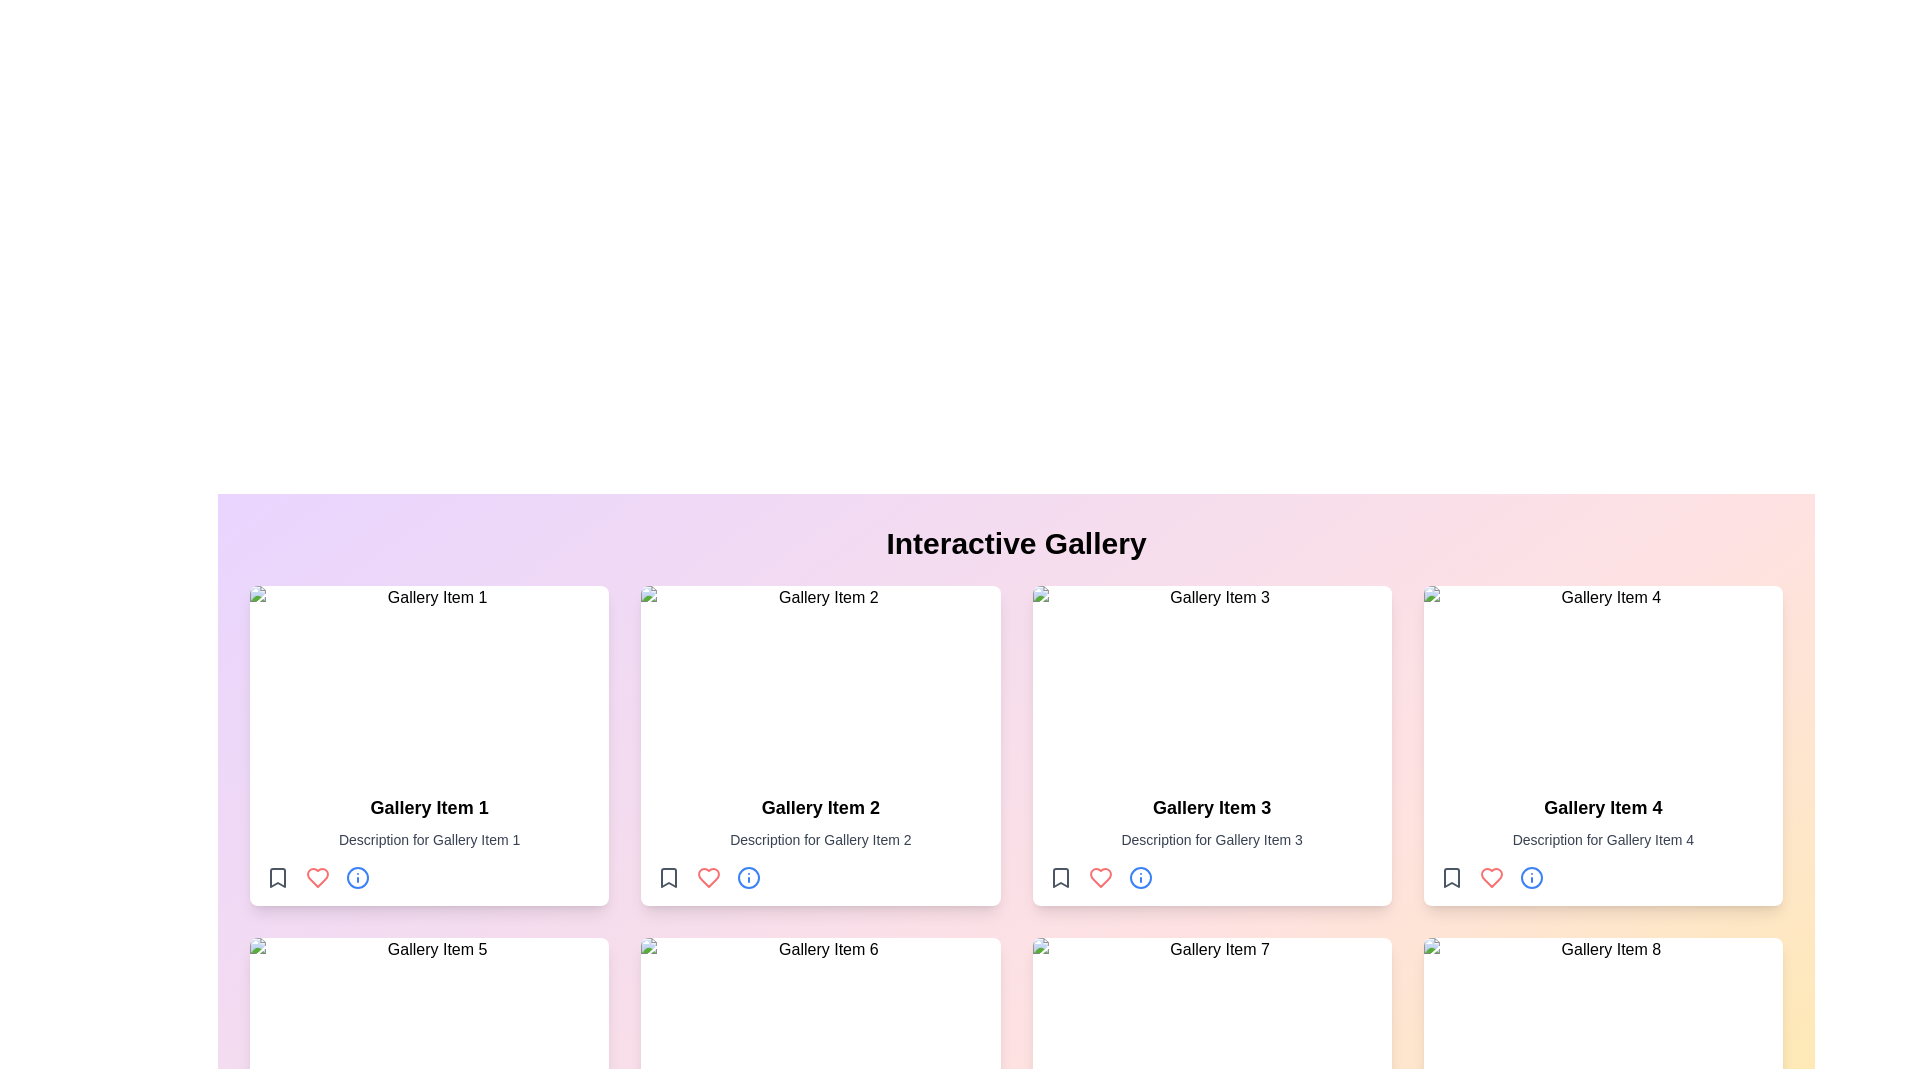  What do you see at coordinates (820, 840) in the screenshot?
I see `the static text element displaying 'Description for Gallery Item 2', which is located in the second card of the gallery, below the heading 'Gallery Item 2'` at bounding box center [820, 840].